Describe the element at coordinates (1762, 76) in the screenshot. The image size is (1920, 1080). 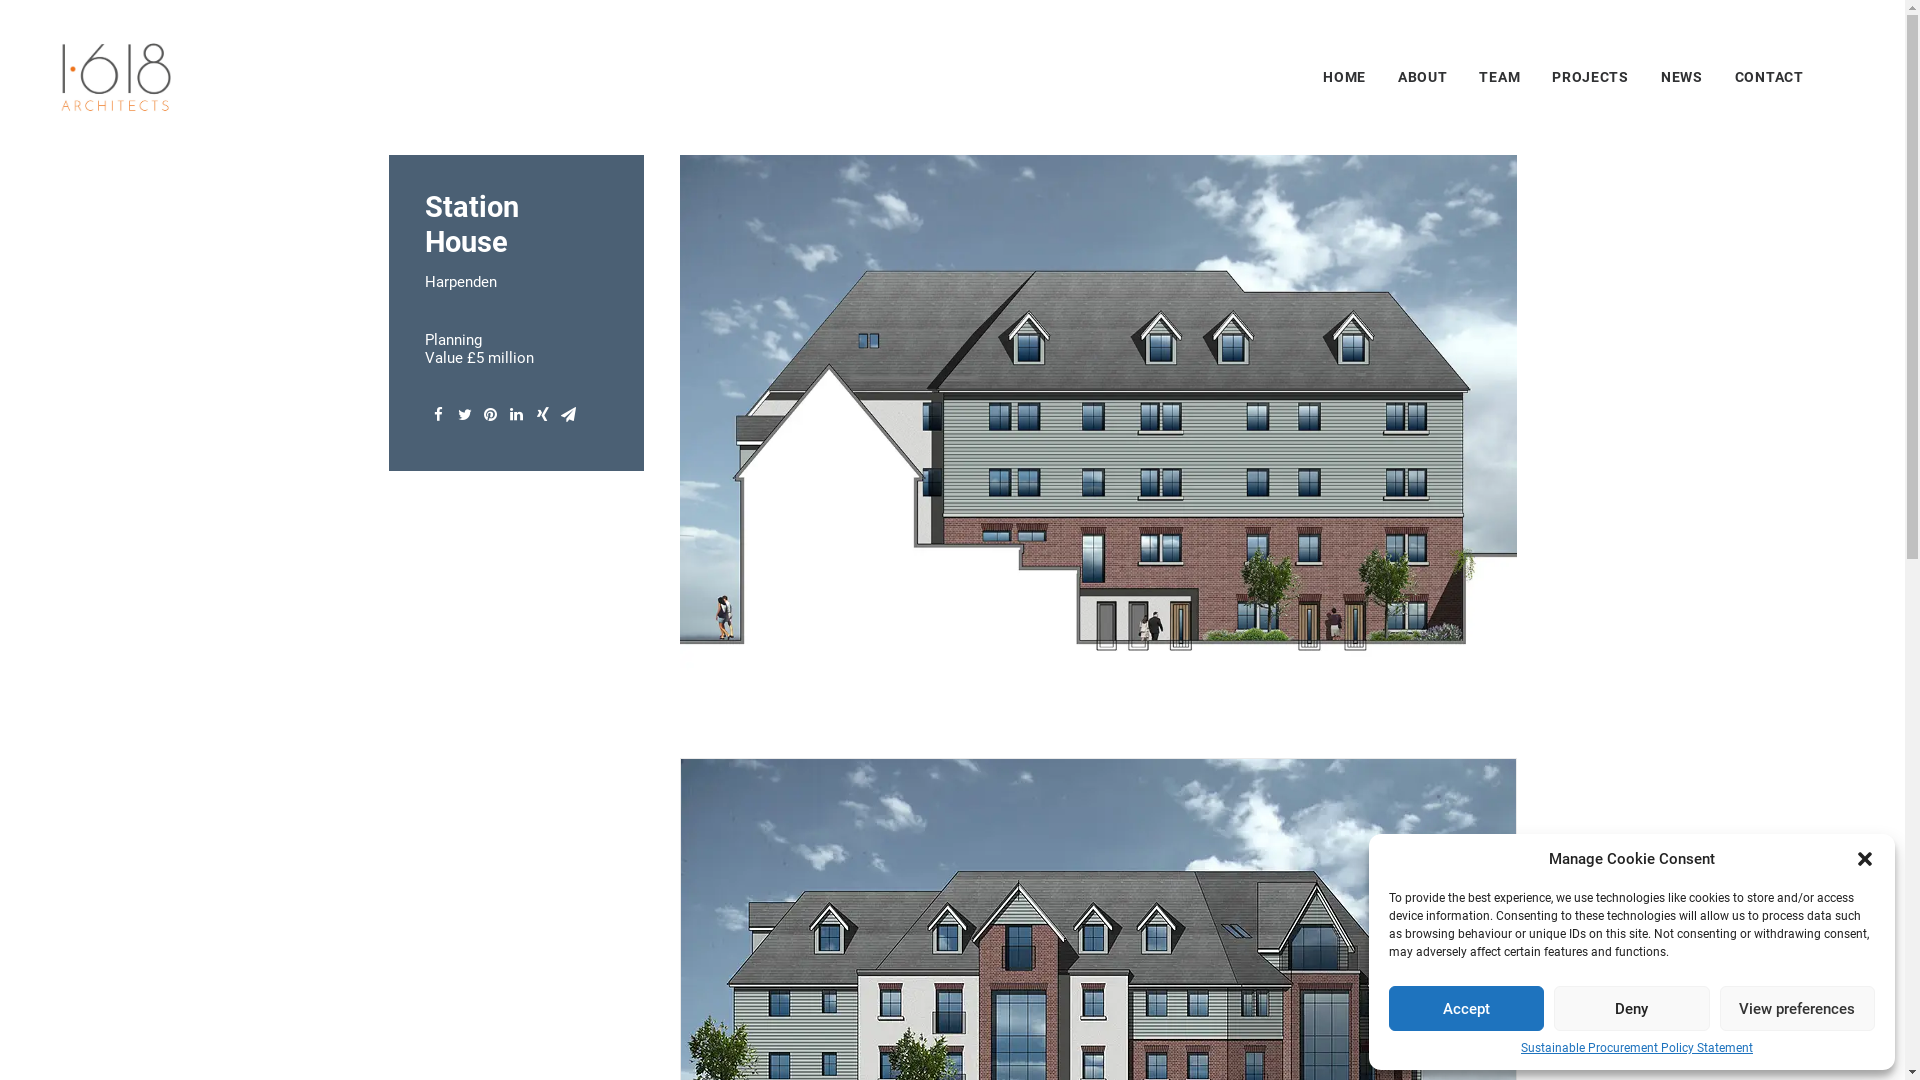
I see `'CONTACT'` at that location.